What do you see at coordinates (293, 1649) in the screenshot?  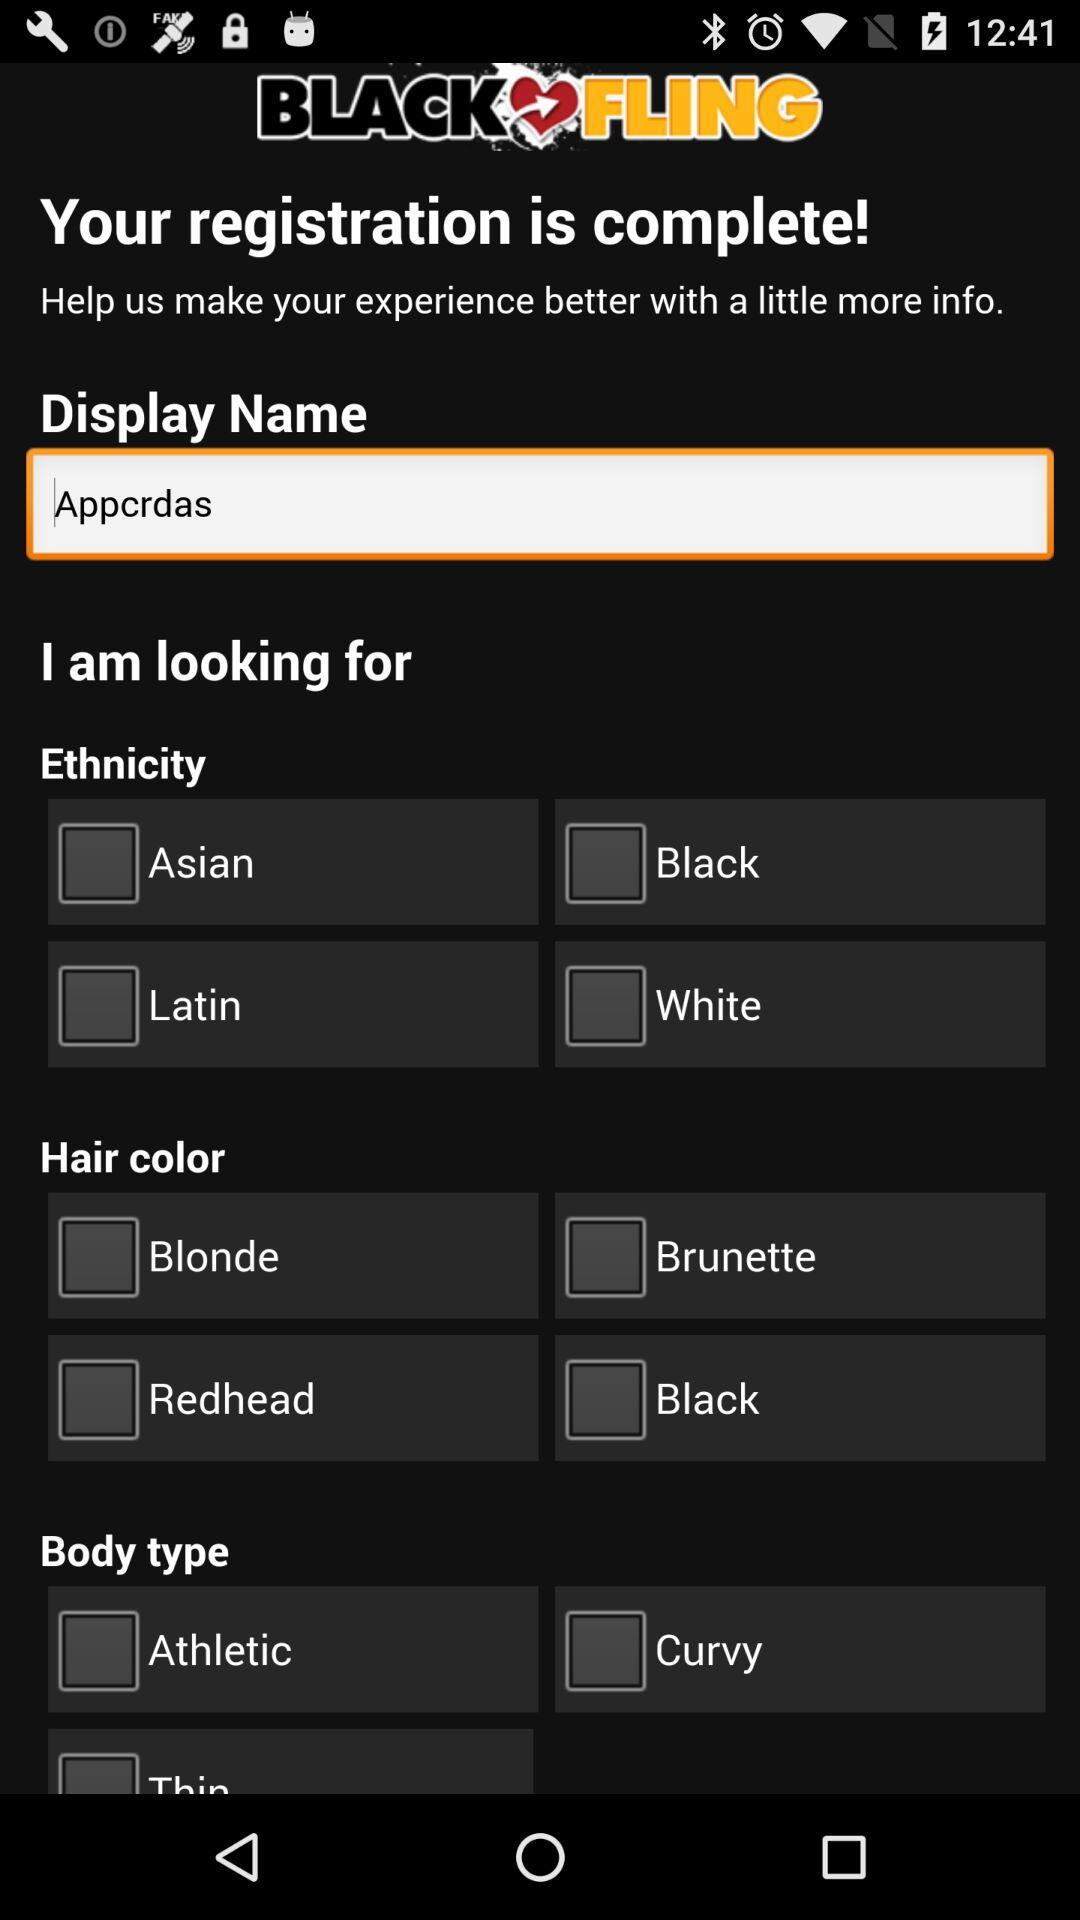 I see `the check box athletic on the web page` at bounding box center [293, 1649].